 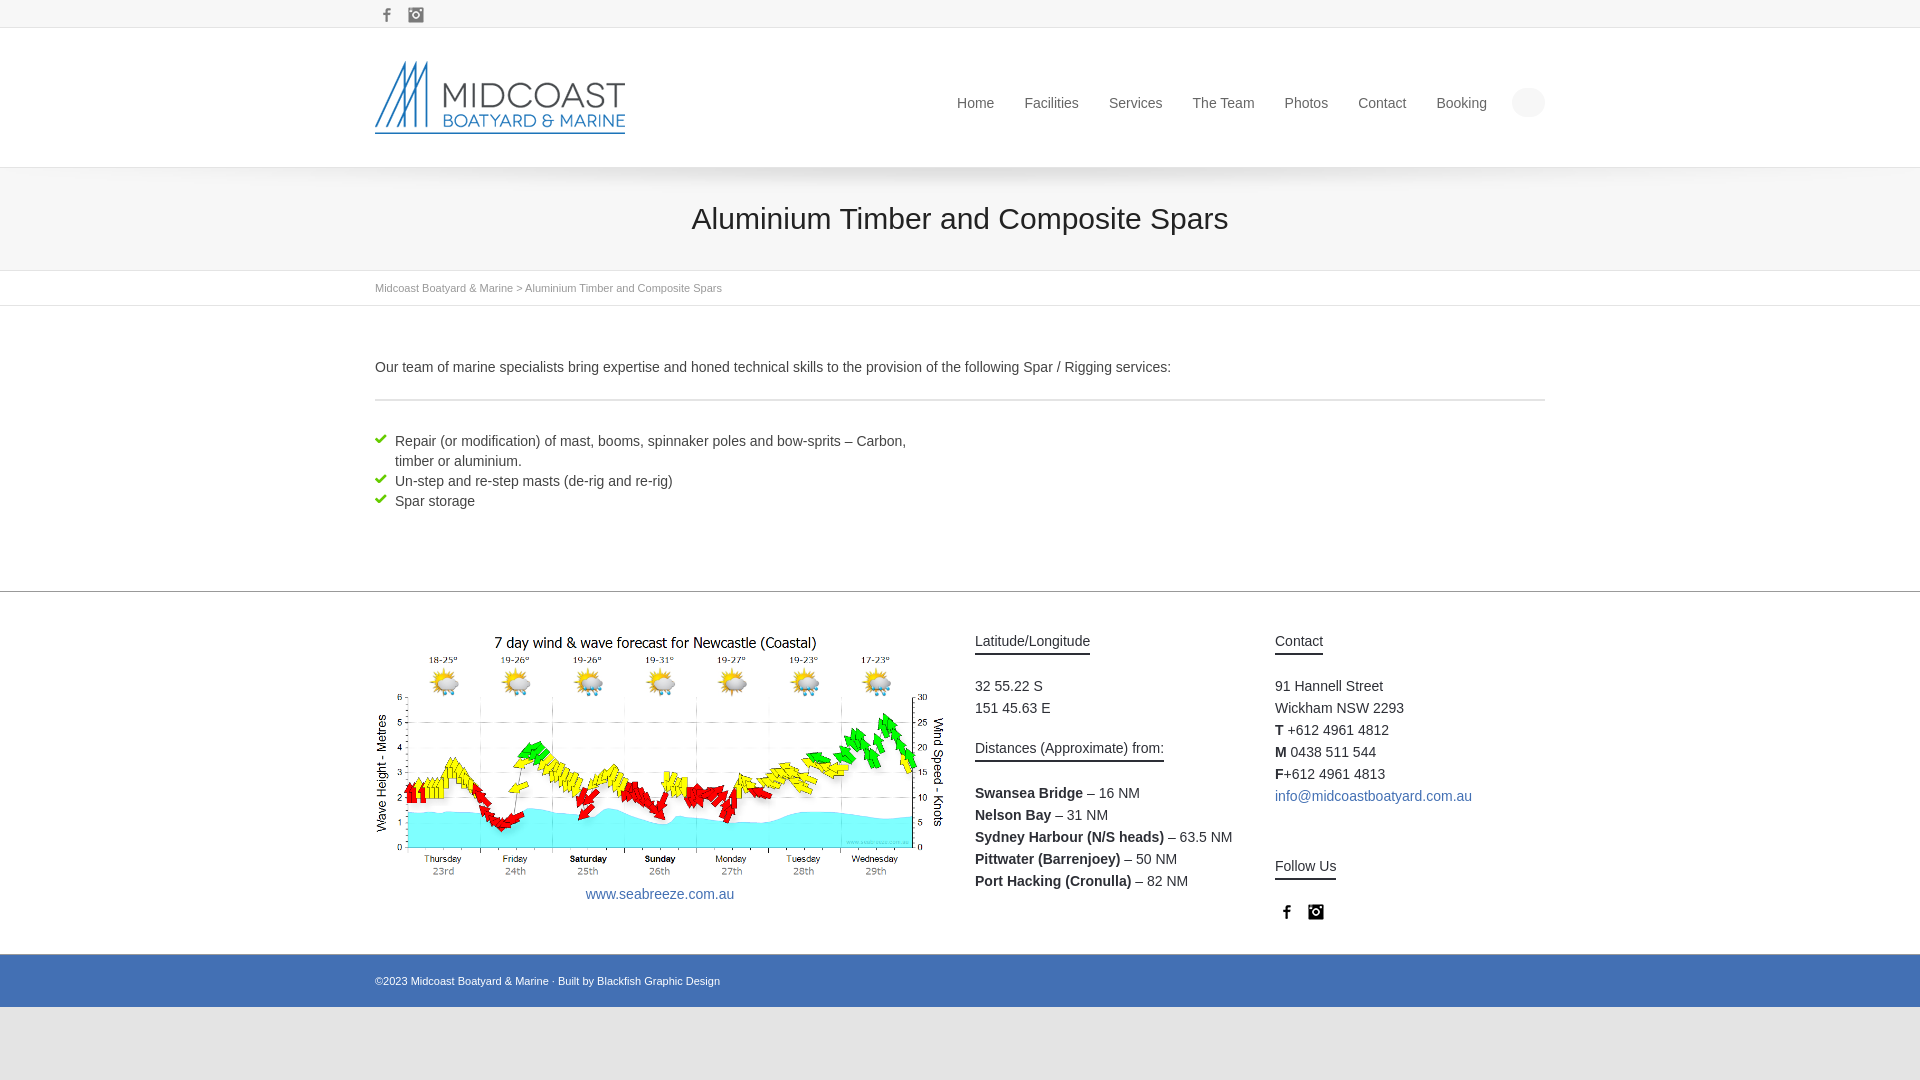 I want to click on 'Photos', so click(x=1306, y=103).